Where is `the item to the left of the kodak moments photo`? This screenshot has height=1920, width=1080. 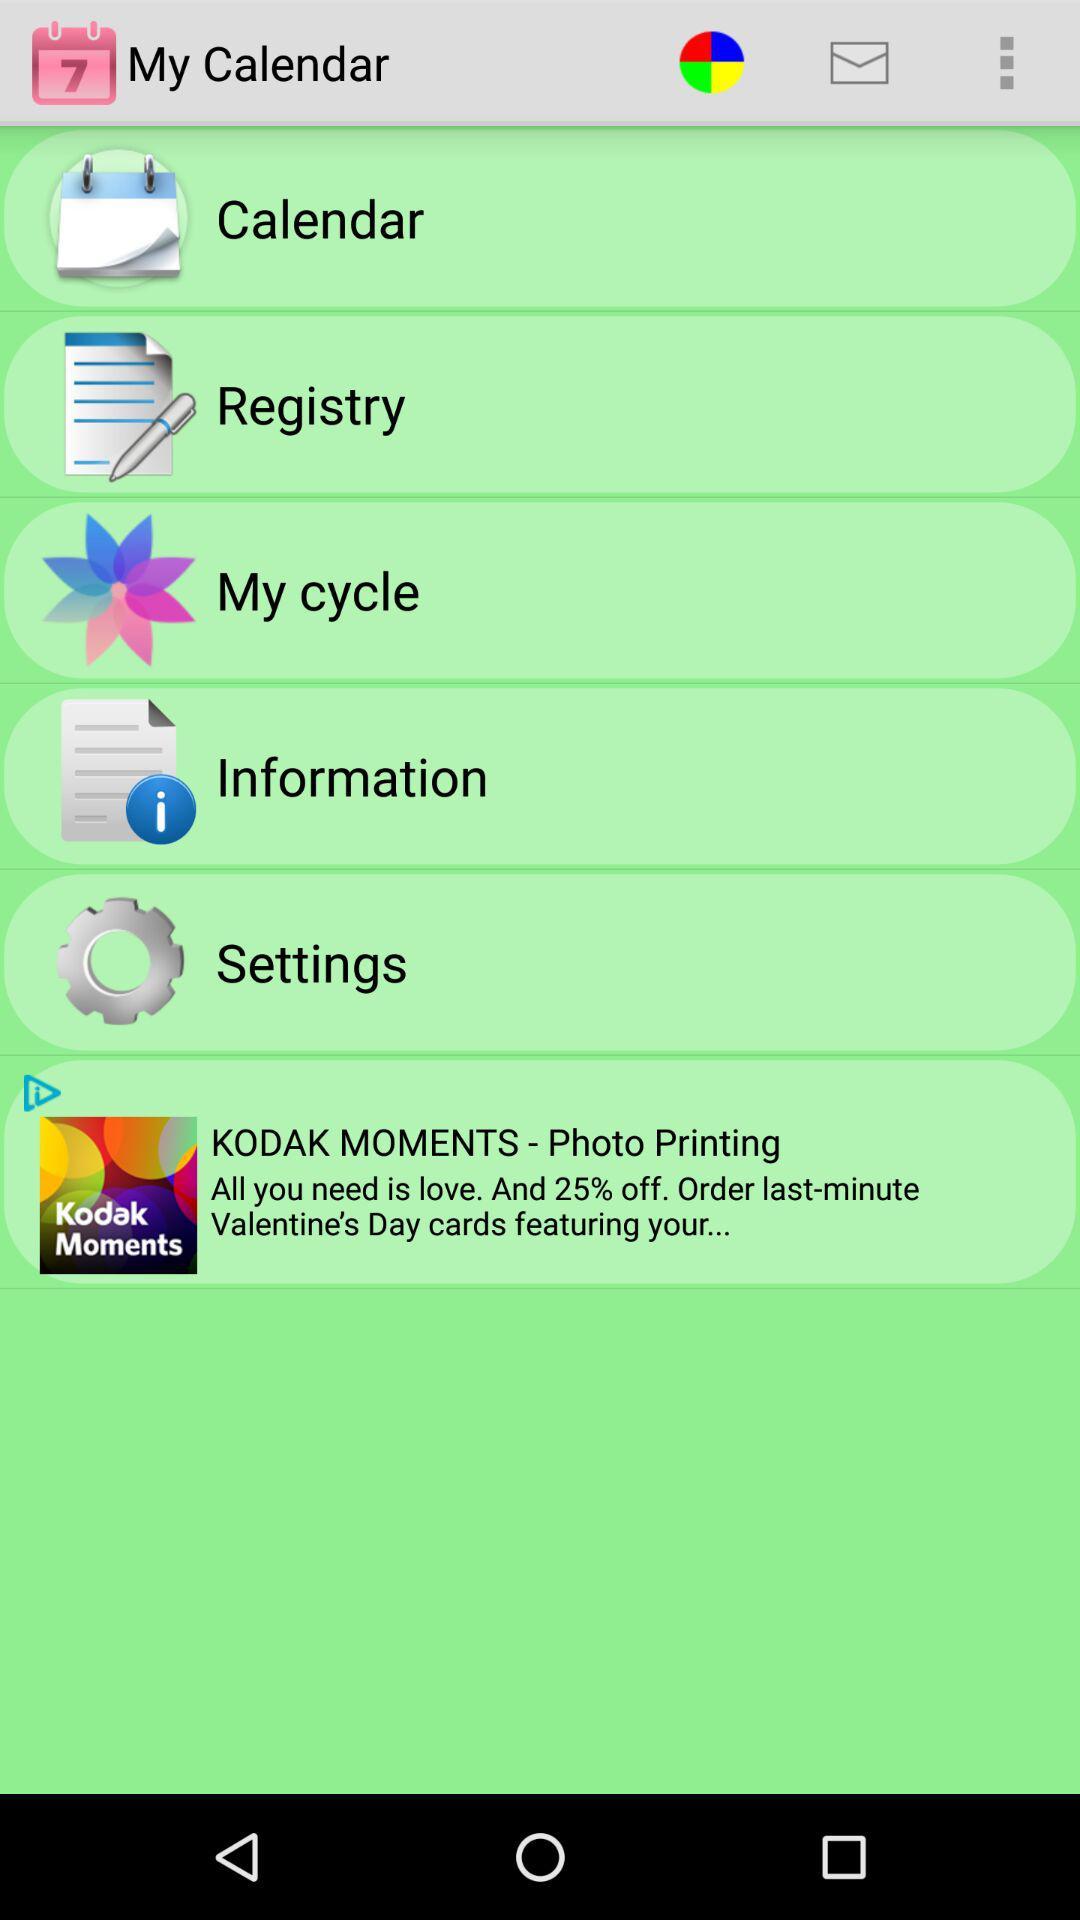
the item to the left of the kodak moments photo is located at coordinates (118, 1195).